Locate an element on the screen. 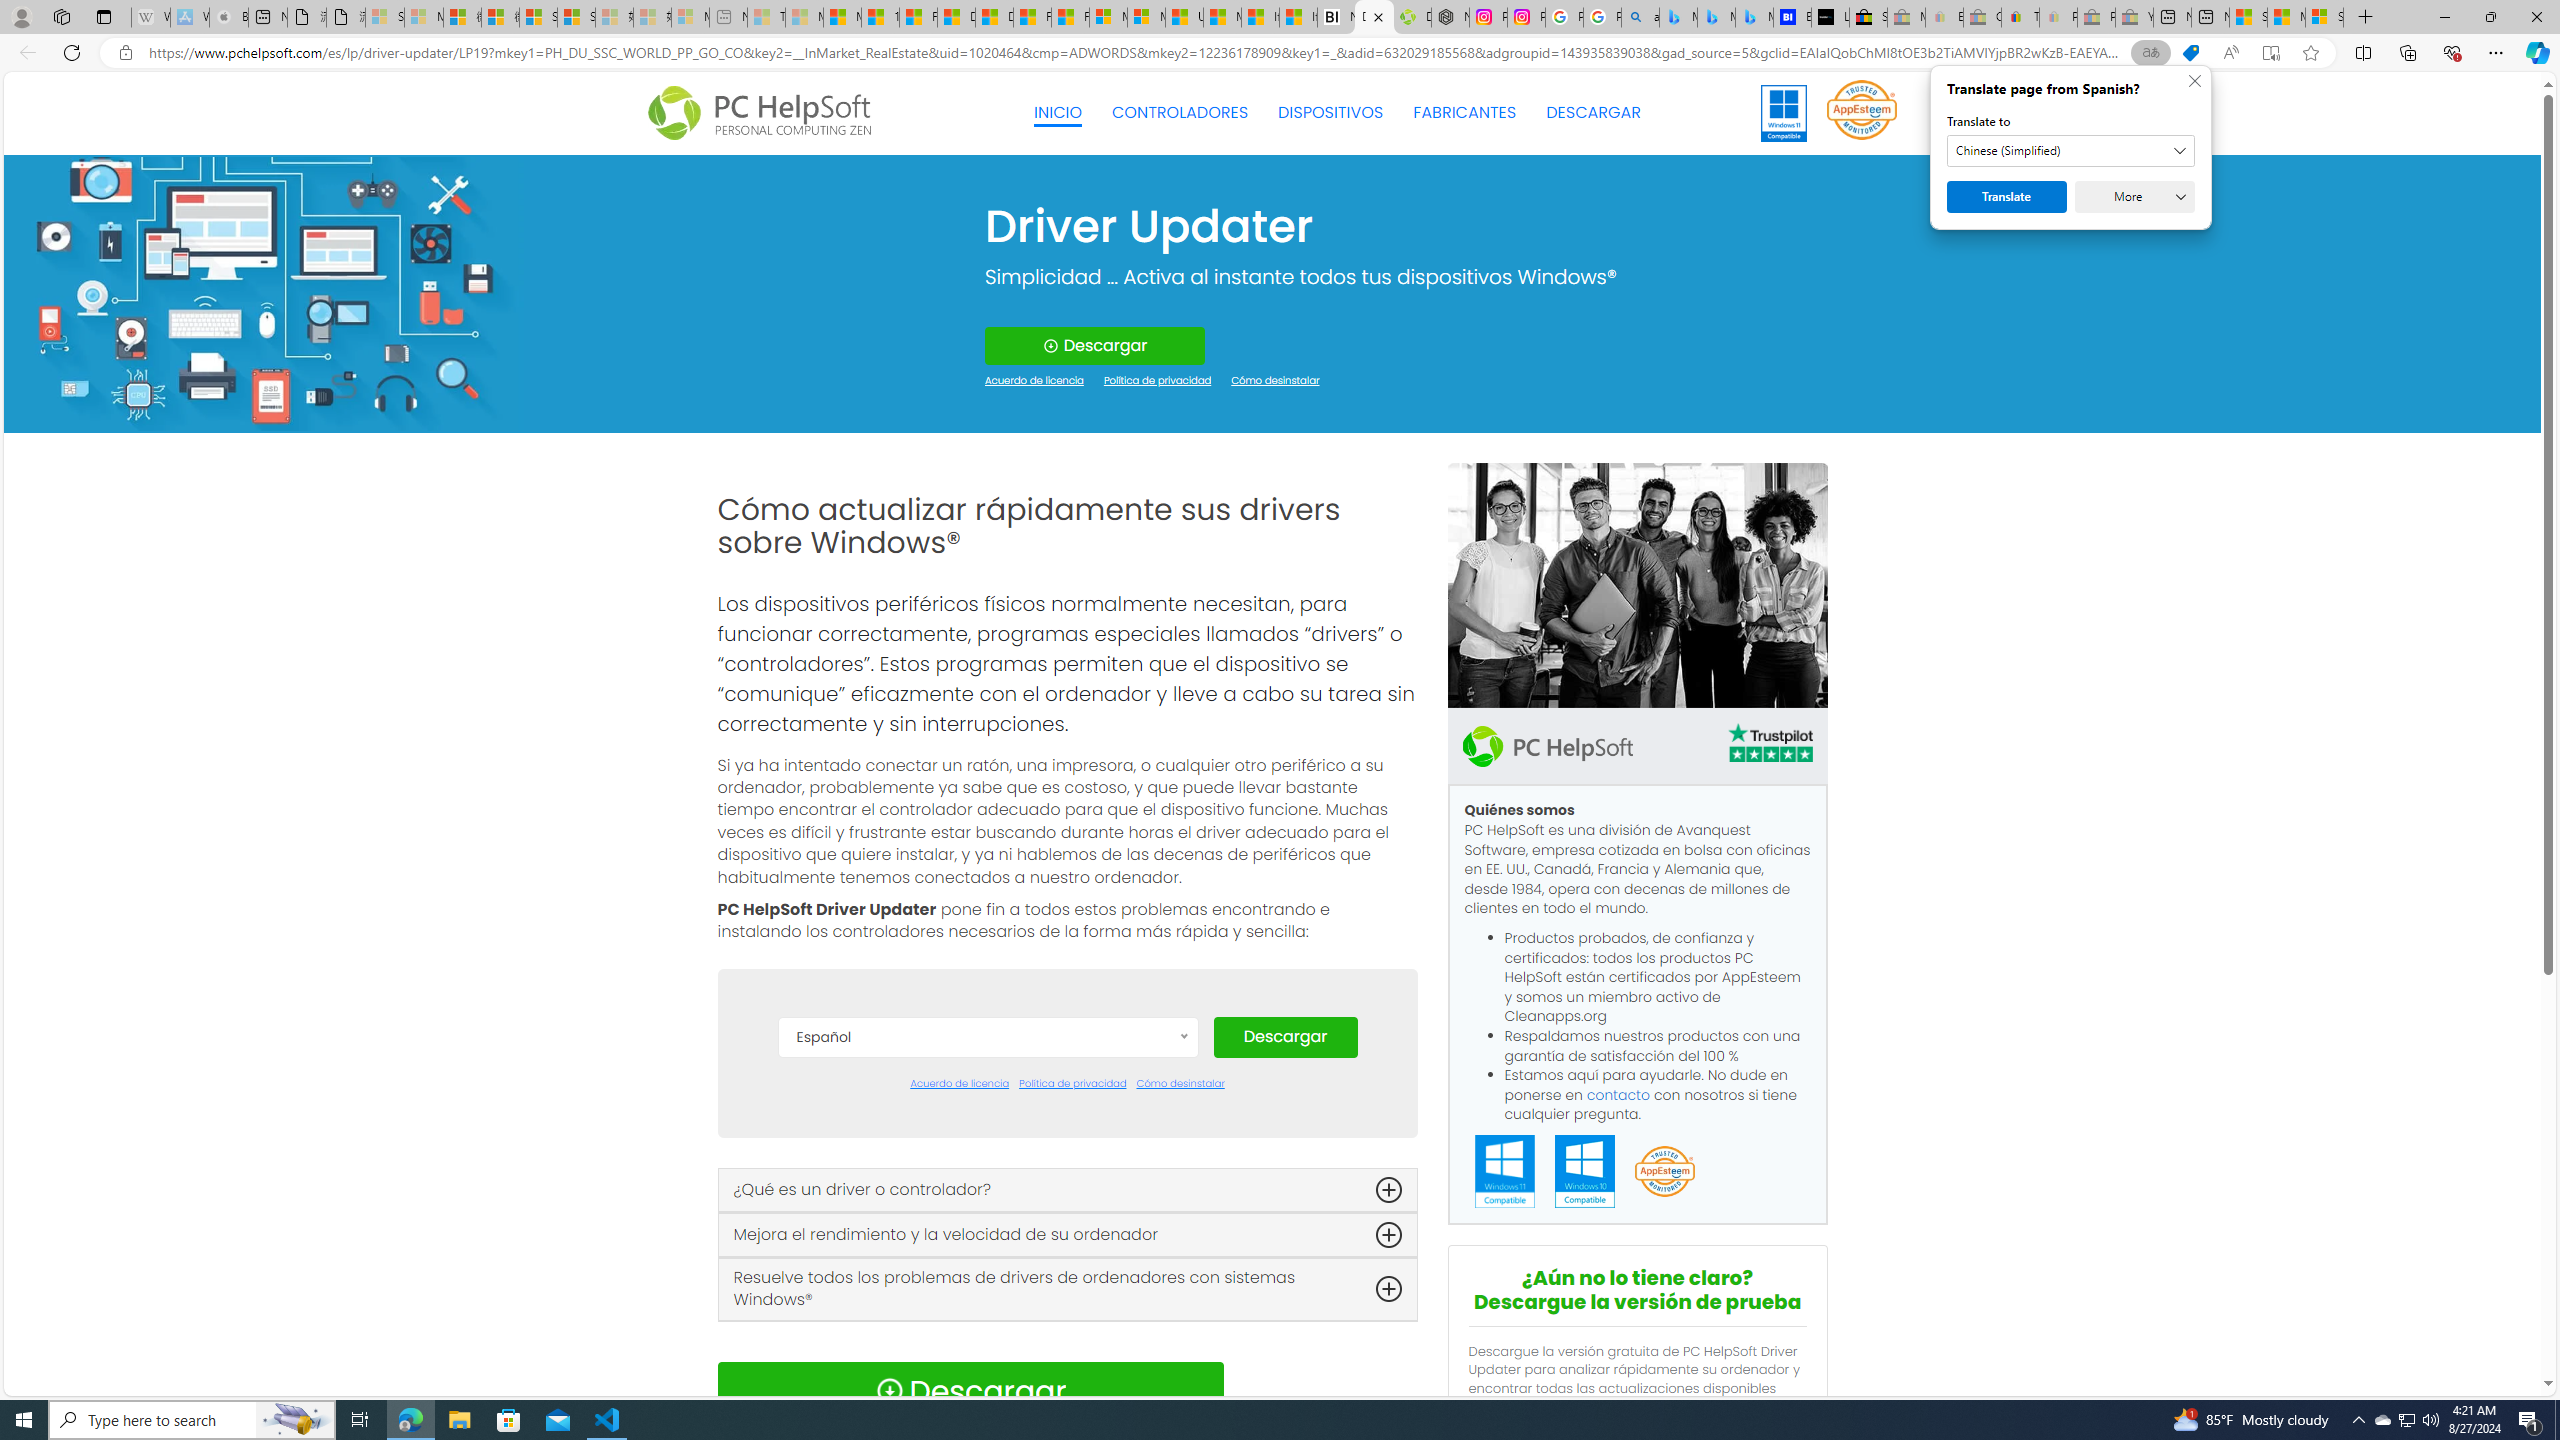 The height and width of the screenshot is (1440, 2560). 'Windows 11 Compatible' is located at coordinates (1504, 1171).